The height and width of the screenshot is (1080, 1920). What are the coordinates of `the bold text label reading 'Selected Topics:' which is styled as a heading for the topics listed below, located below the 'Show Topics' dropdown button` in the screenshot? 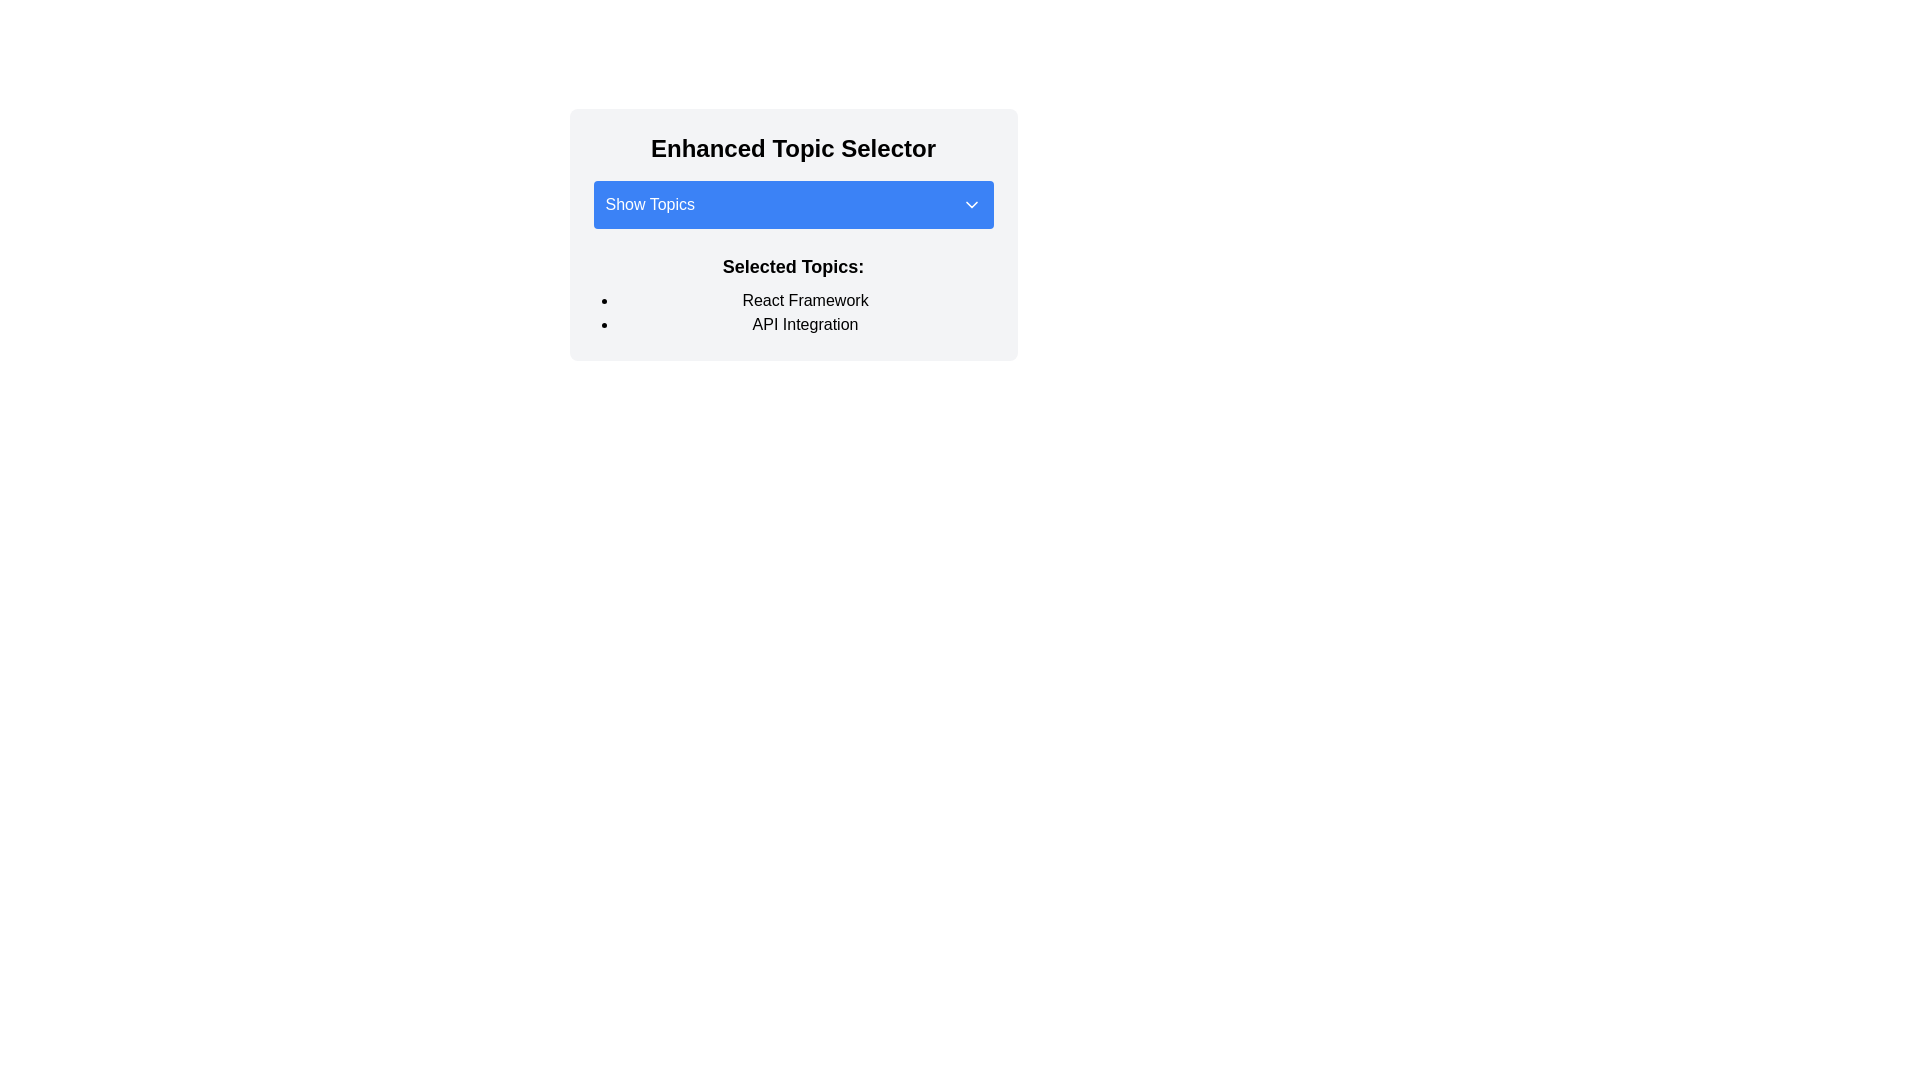 It's located at (792, 265).